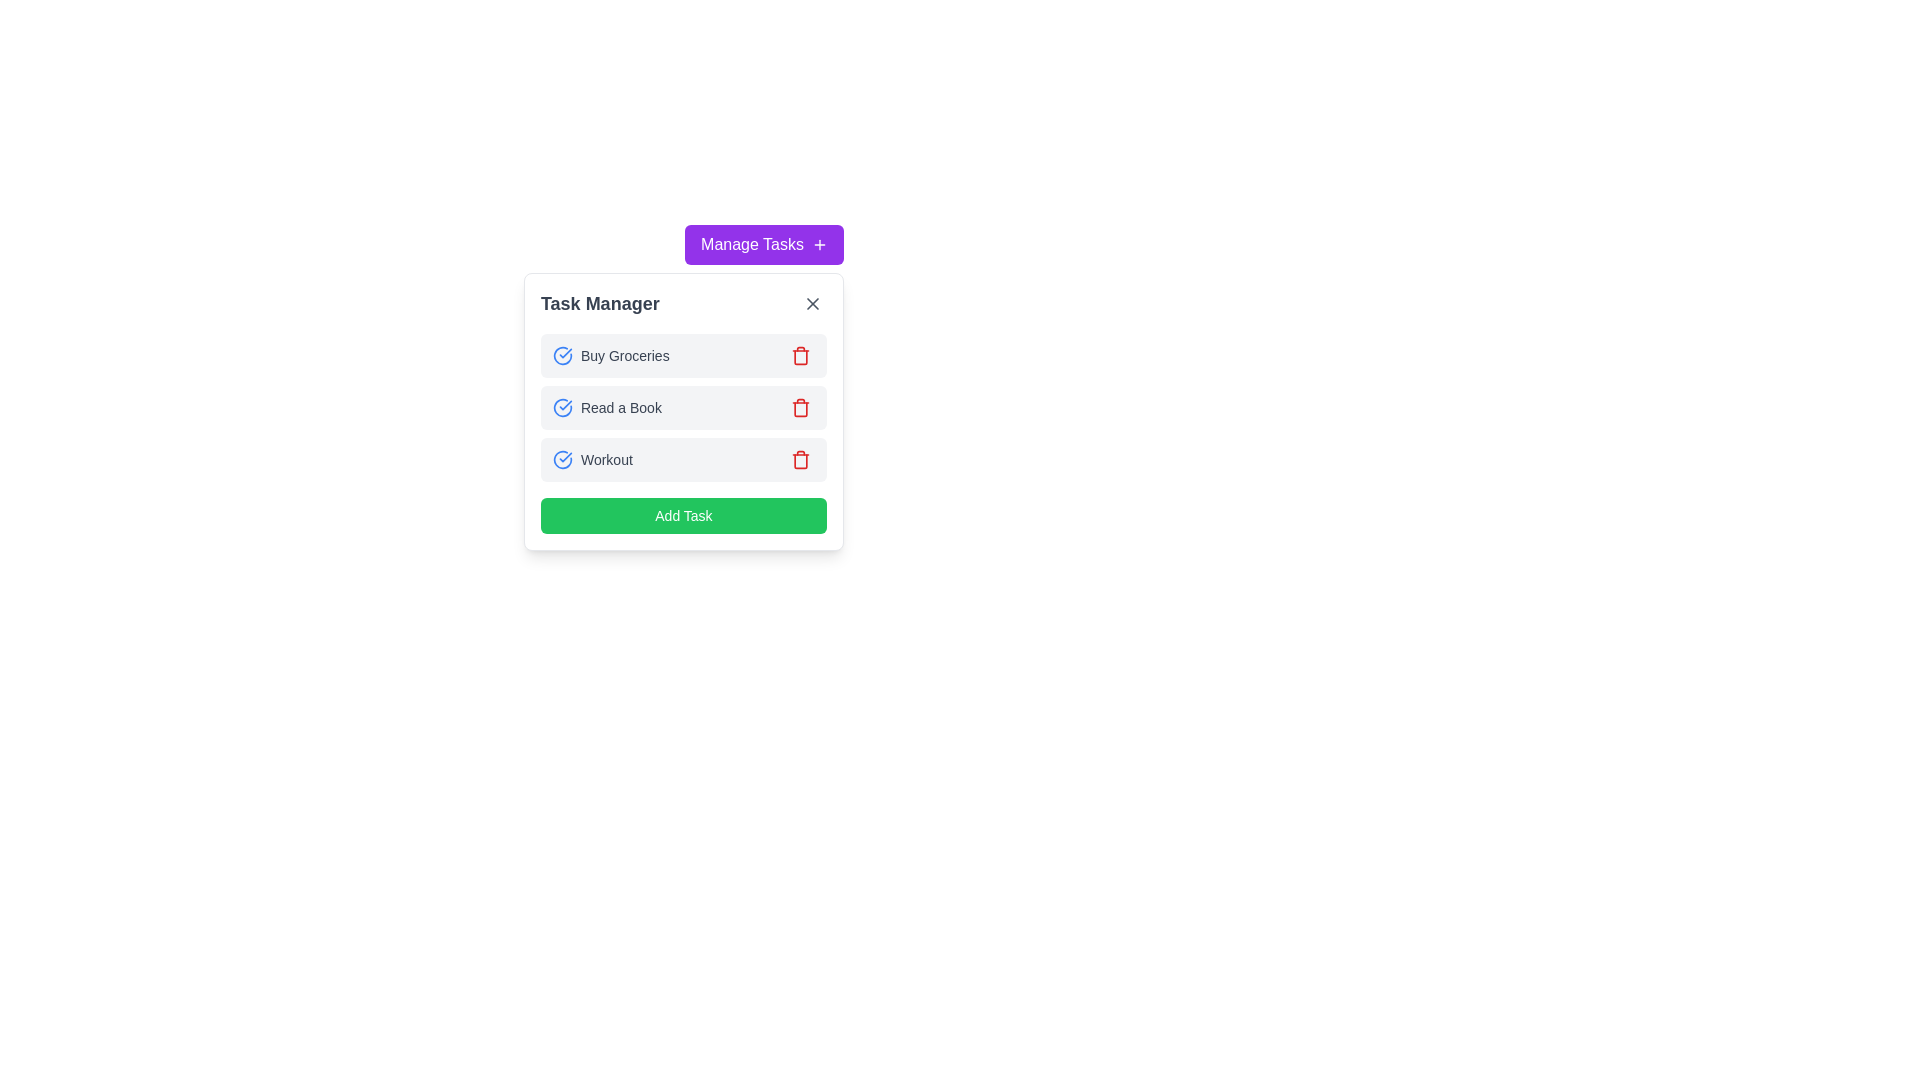  Describe the element at coordinates (820, 244) in the screenshot. I see `the small '+' icon with a purple background located beside the 'Manage Tasks' text` at that location.